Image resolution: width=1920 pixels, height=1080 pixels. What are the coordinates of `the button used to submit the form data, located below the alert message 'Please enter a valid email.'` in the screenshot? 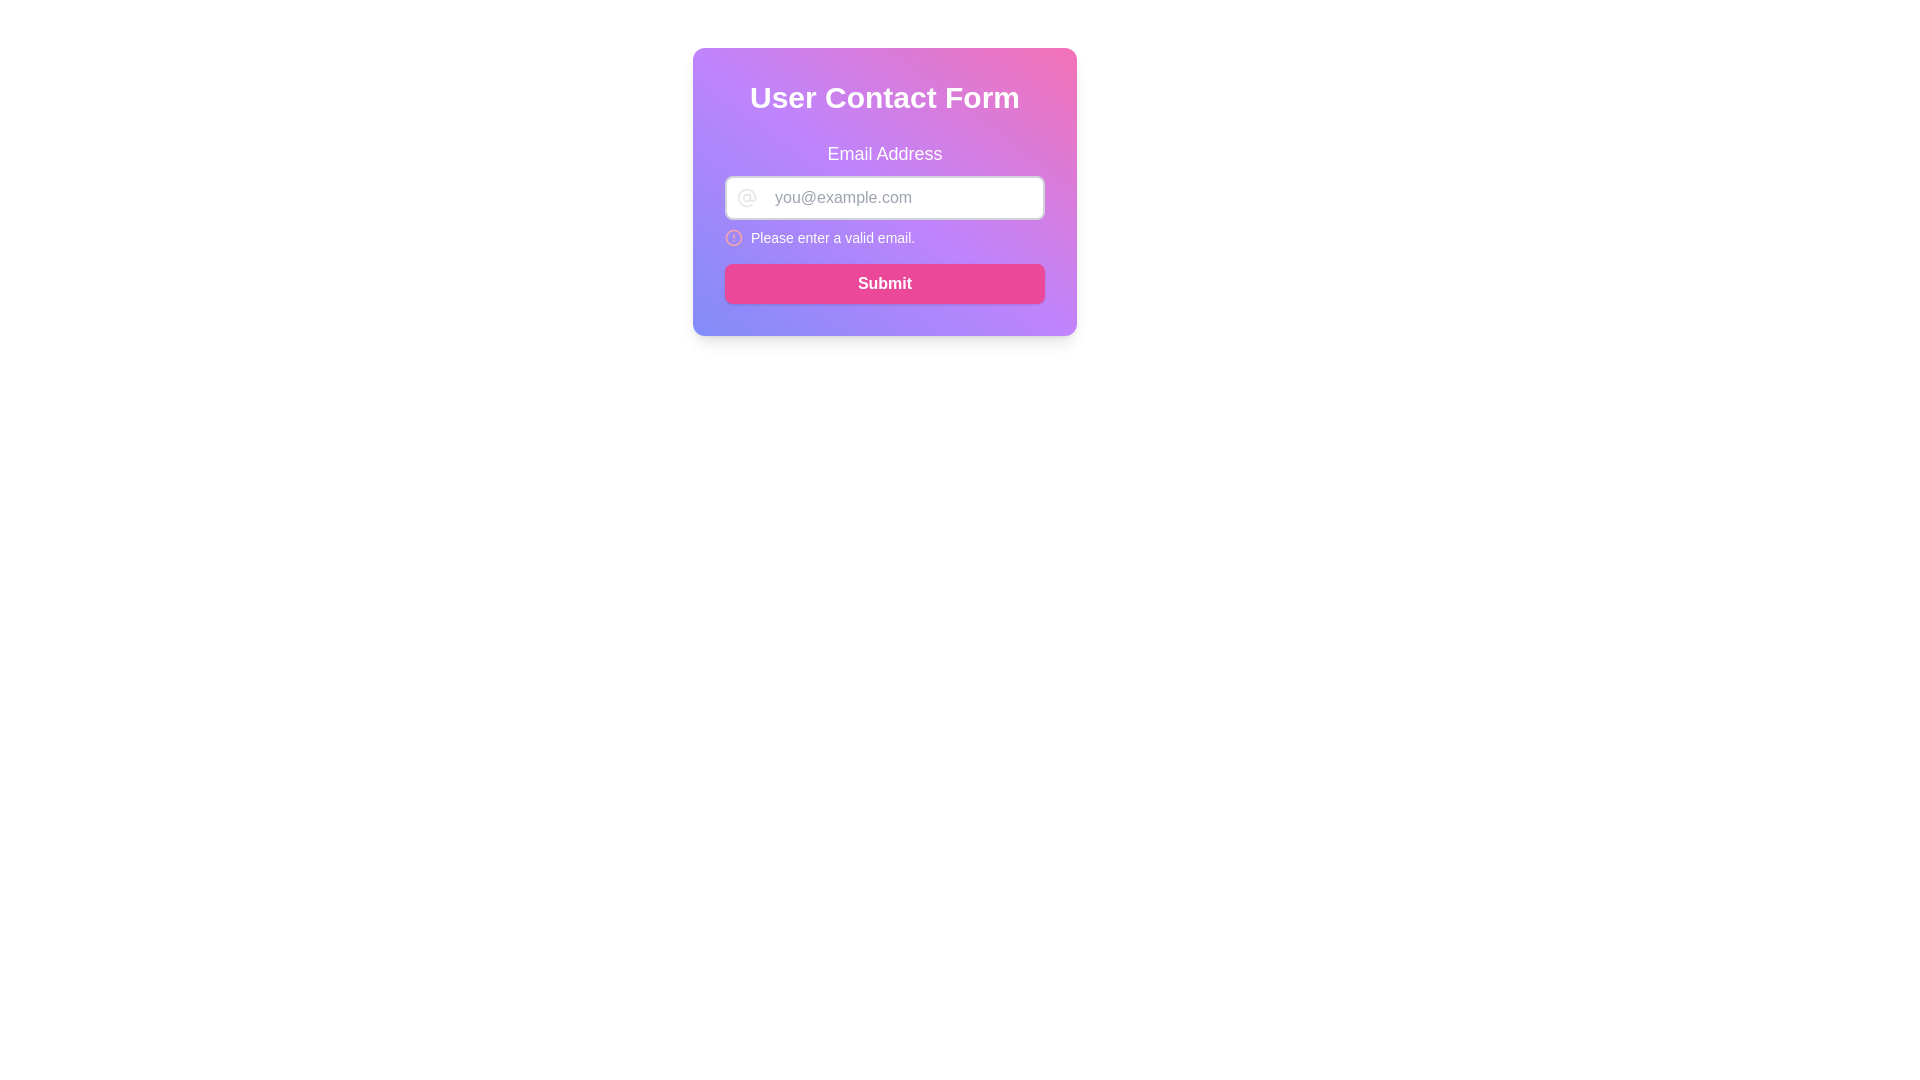 It's located at (883, 284).